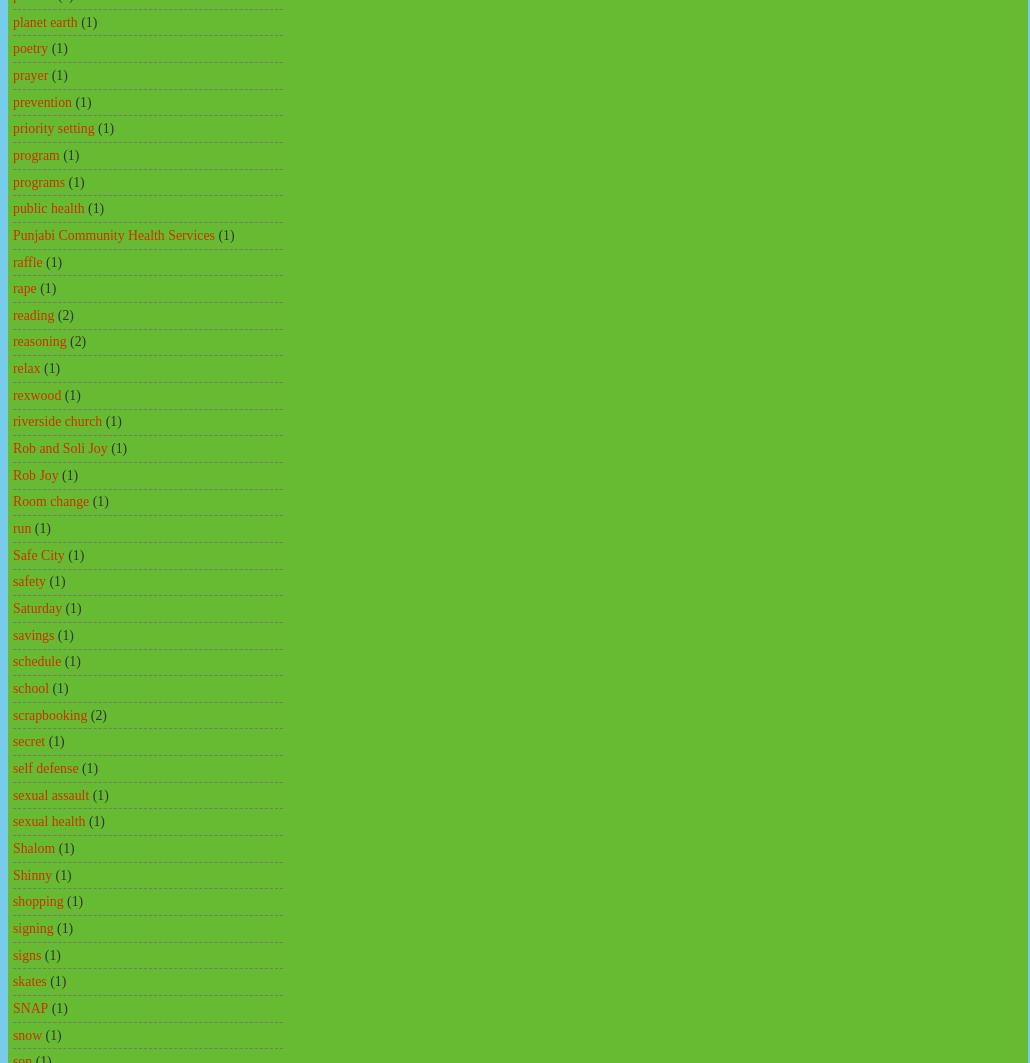  I want to click on 'planet earth', so click(45, 21).